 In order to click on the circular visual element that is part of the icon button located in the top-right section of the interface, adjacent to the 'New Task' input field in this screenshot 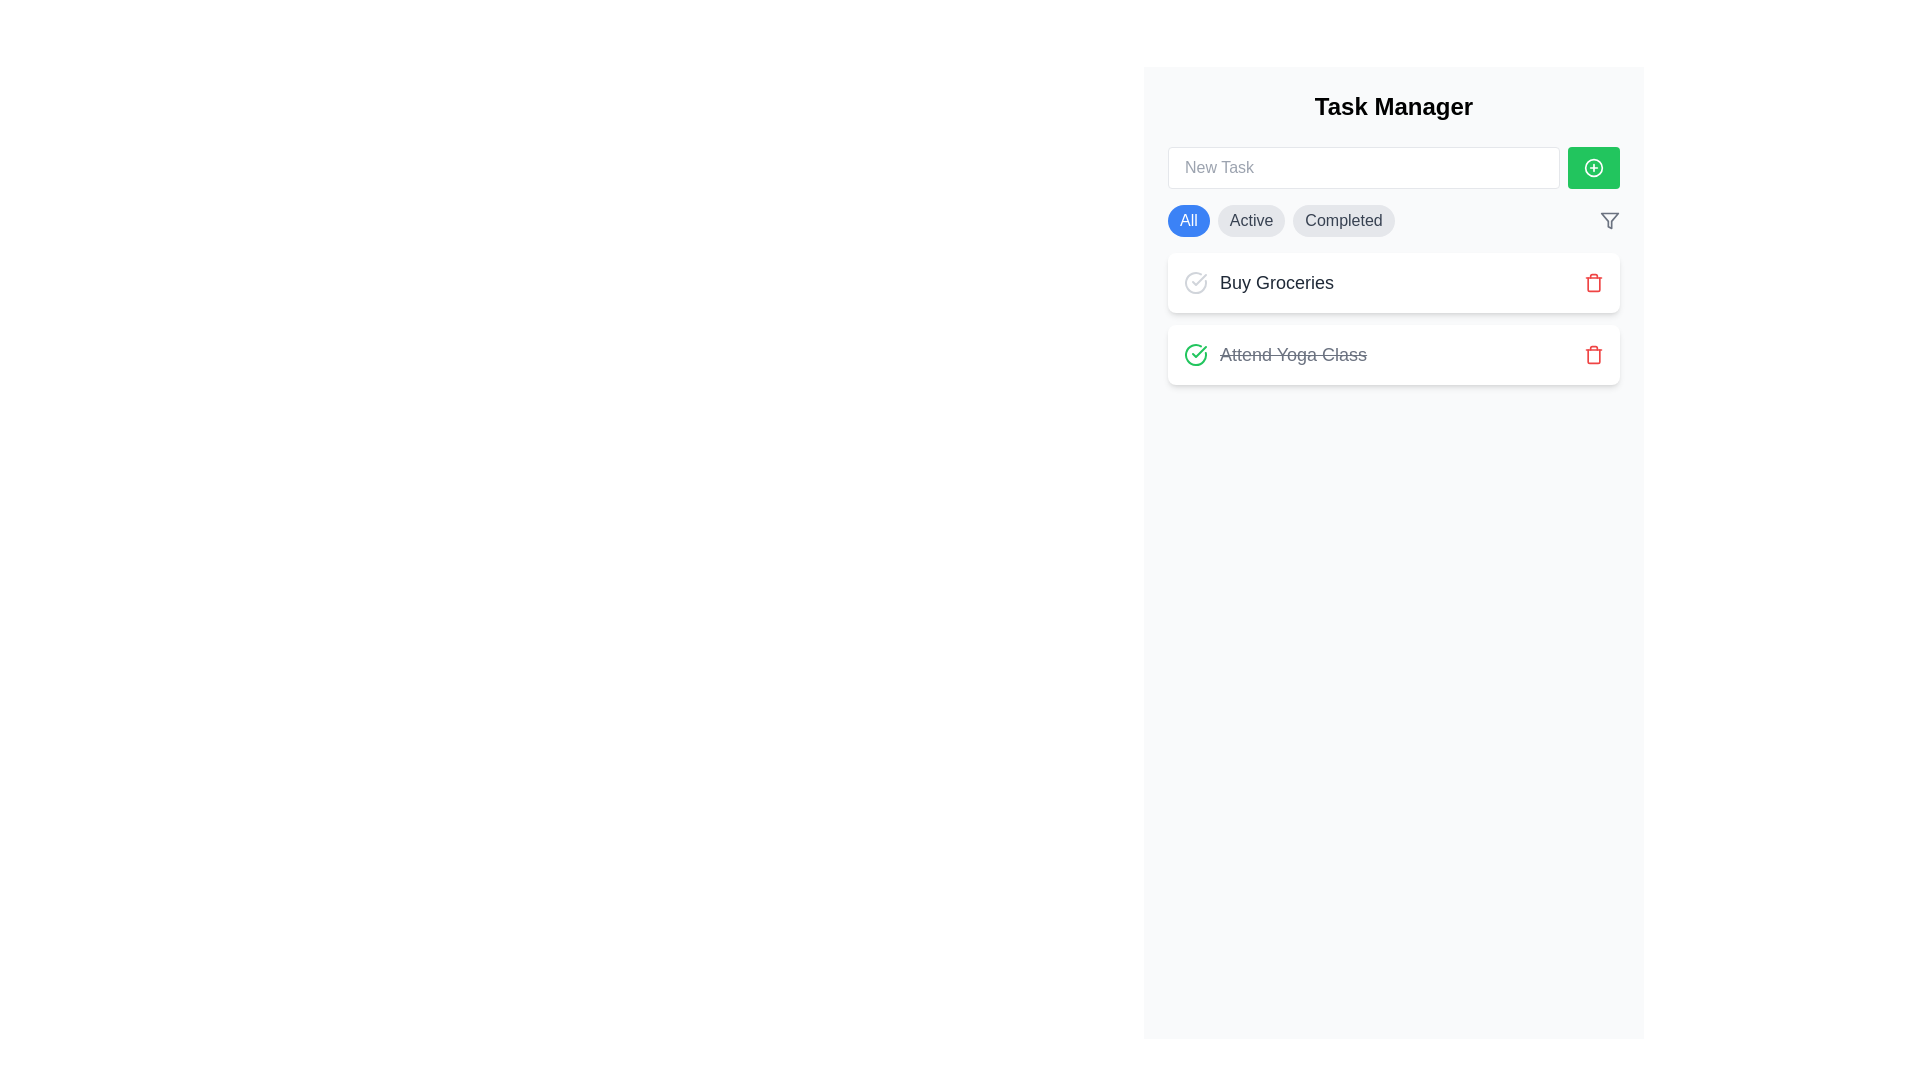, I will do `click(1592, 167)`.